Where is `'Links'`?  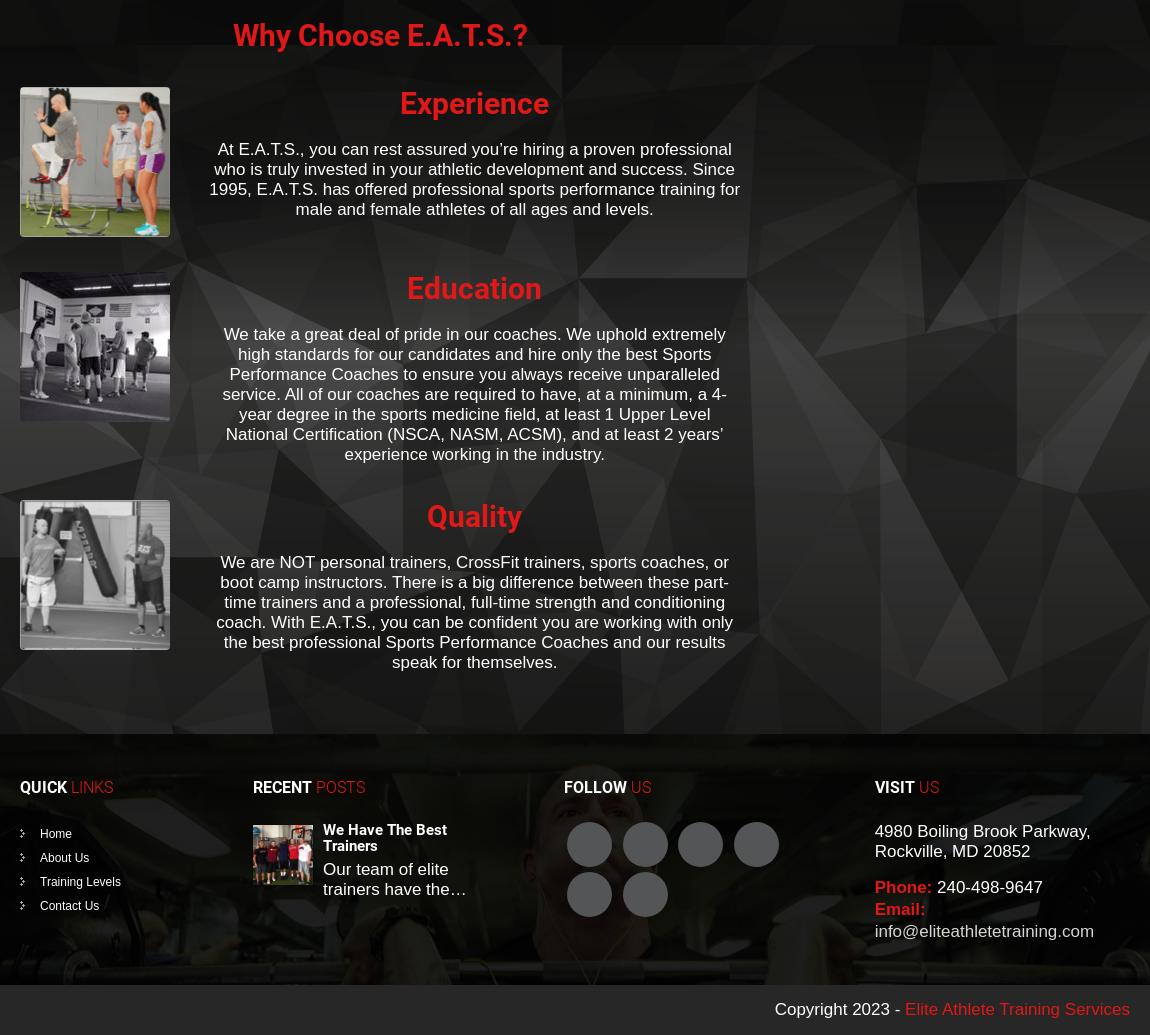
'Links' is located at coordinates (91, 786).